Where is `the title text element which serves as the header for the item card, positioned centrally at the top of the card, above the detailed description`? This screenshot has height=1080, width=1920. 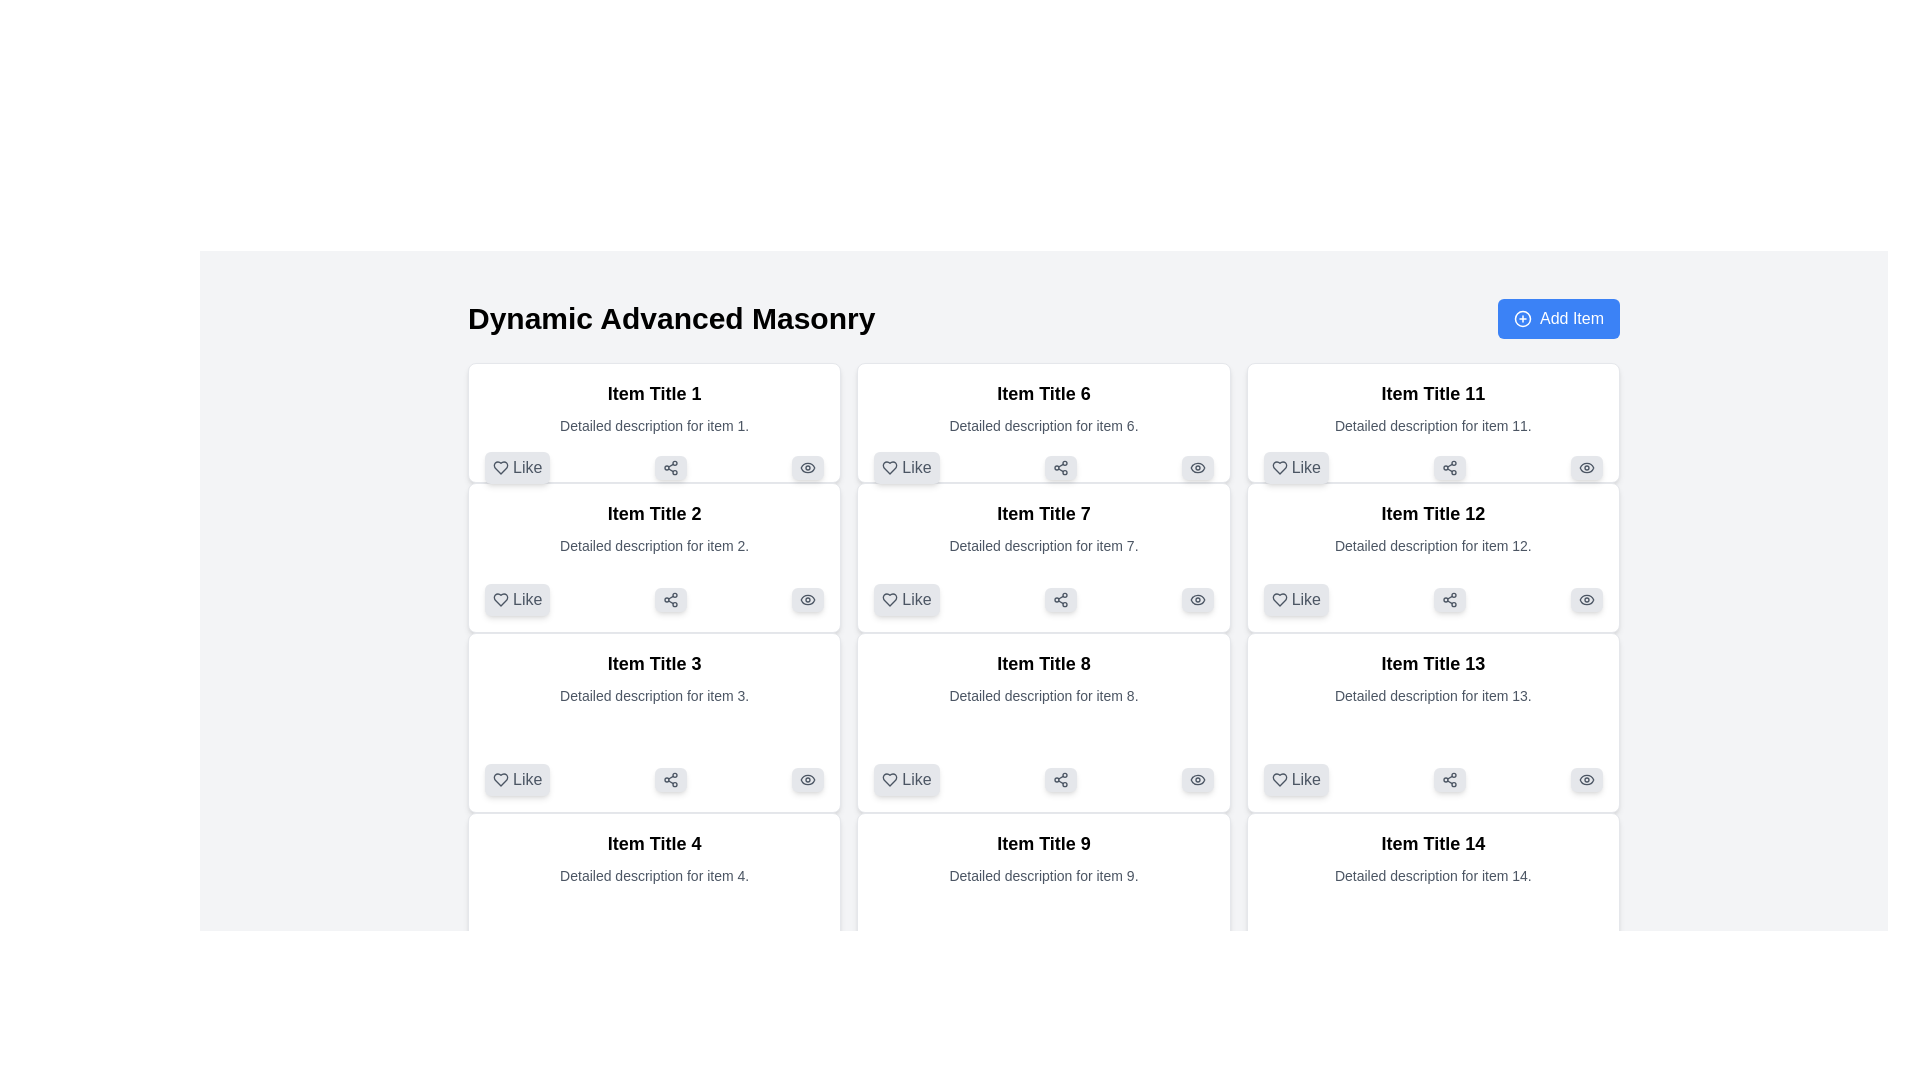
the title text element which serves as the header for the item card, positioned centrally at the top of the card, above the detailed description is located at coordinates (654, 393).